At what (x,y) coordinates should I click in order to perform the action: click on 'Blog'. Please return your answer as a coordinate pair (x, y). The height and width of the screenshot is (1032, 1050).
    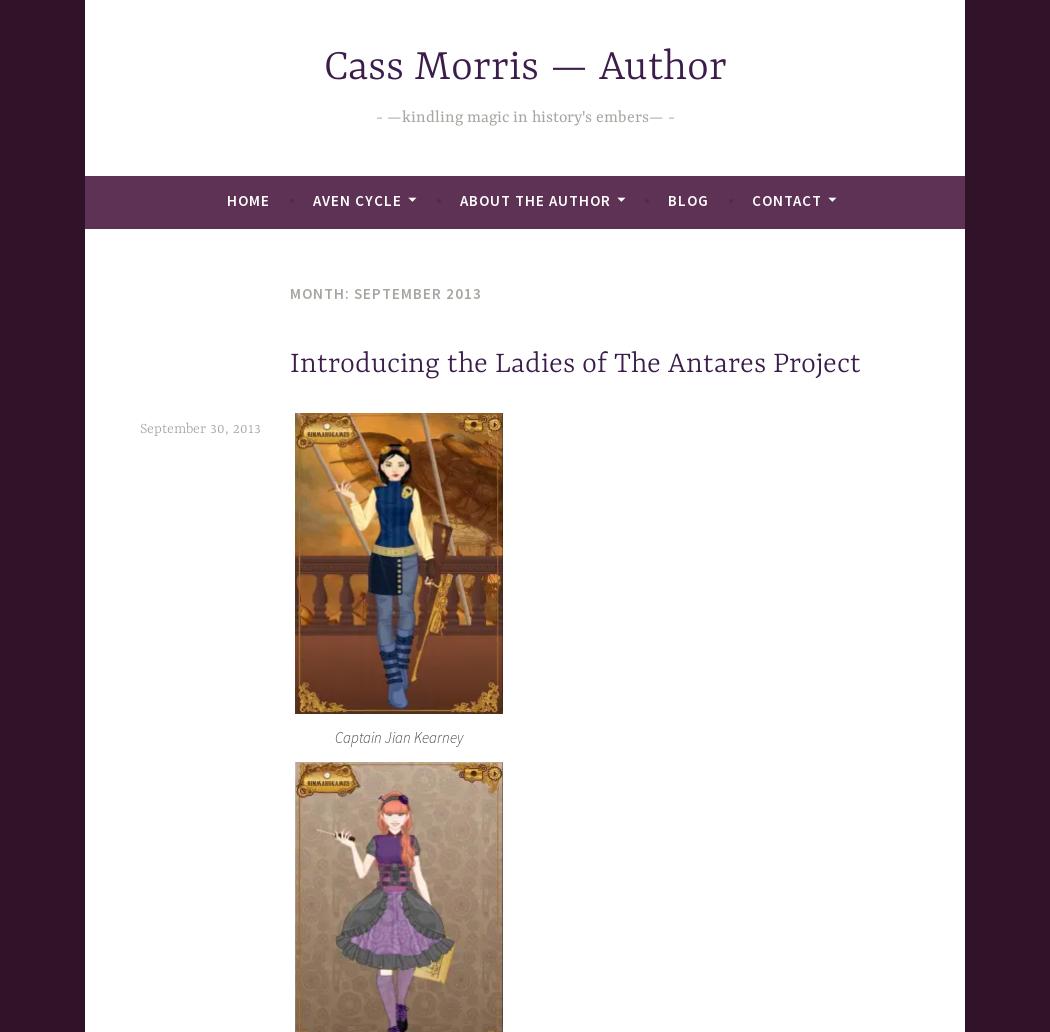
    Looking at the image, I should click on (688, 199).